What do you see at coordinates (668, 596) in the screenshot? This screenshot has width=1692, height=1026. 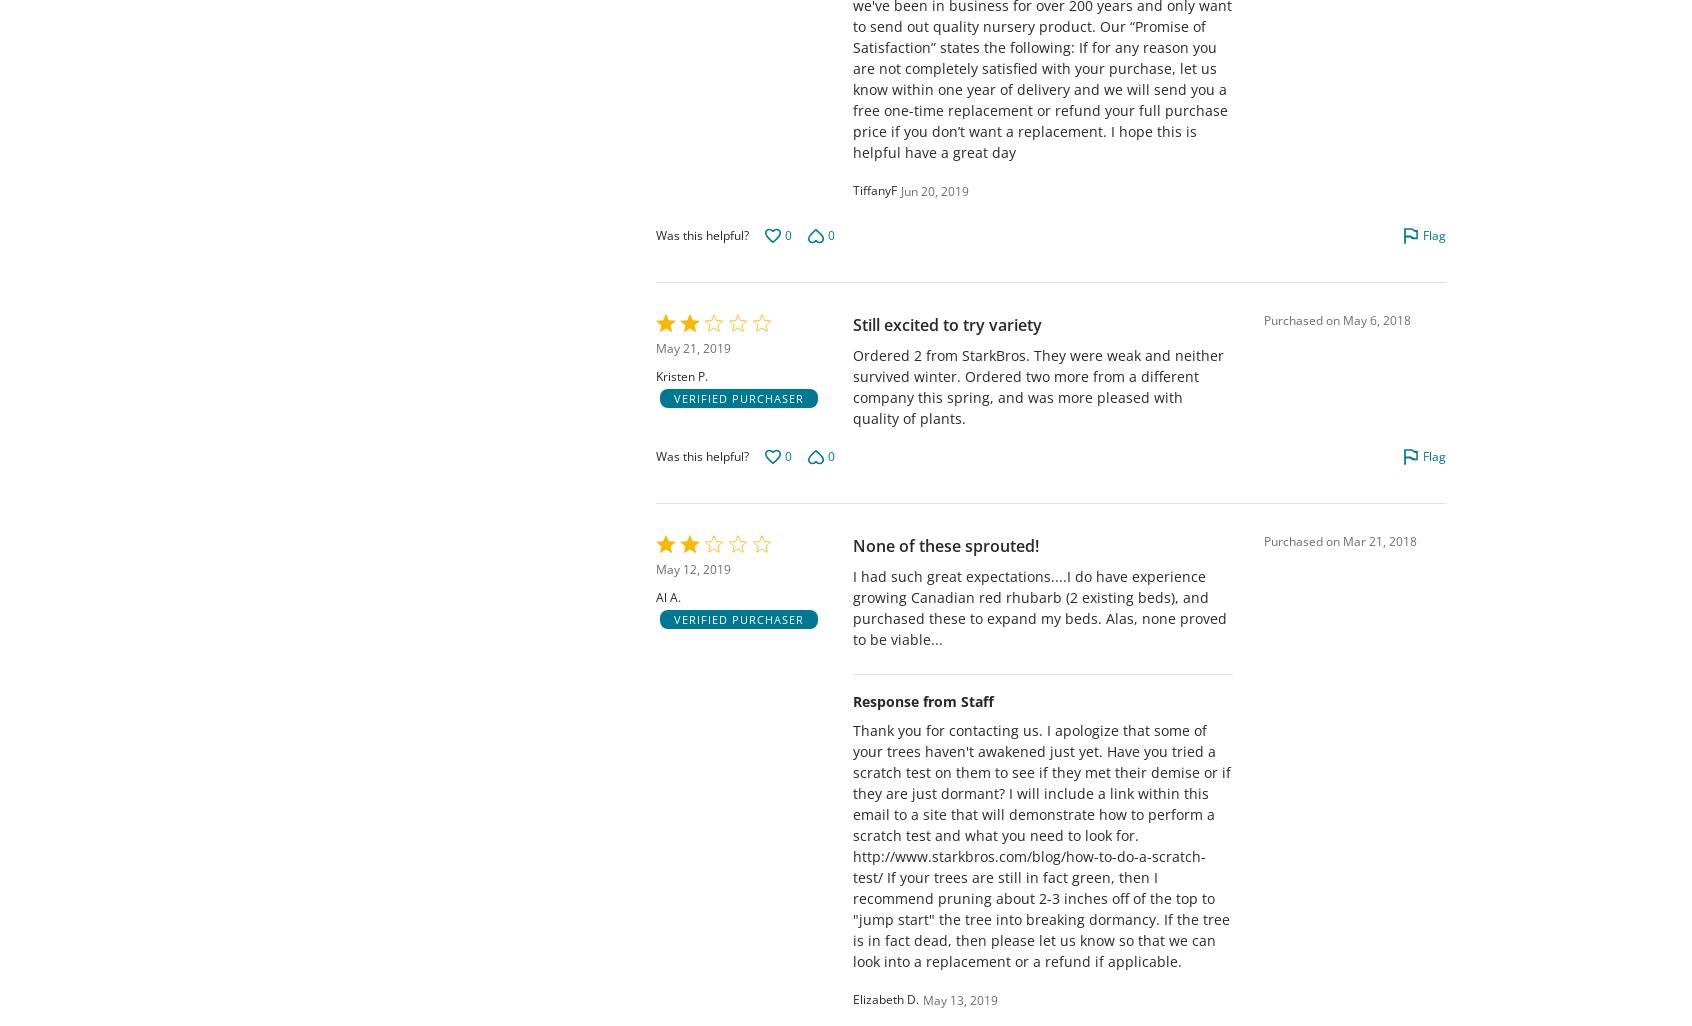 I see `'Al A.'` at bounding box center [668, 596].